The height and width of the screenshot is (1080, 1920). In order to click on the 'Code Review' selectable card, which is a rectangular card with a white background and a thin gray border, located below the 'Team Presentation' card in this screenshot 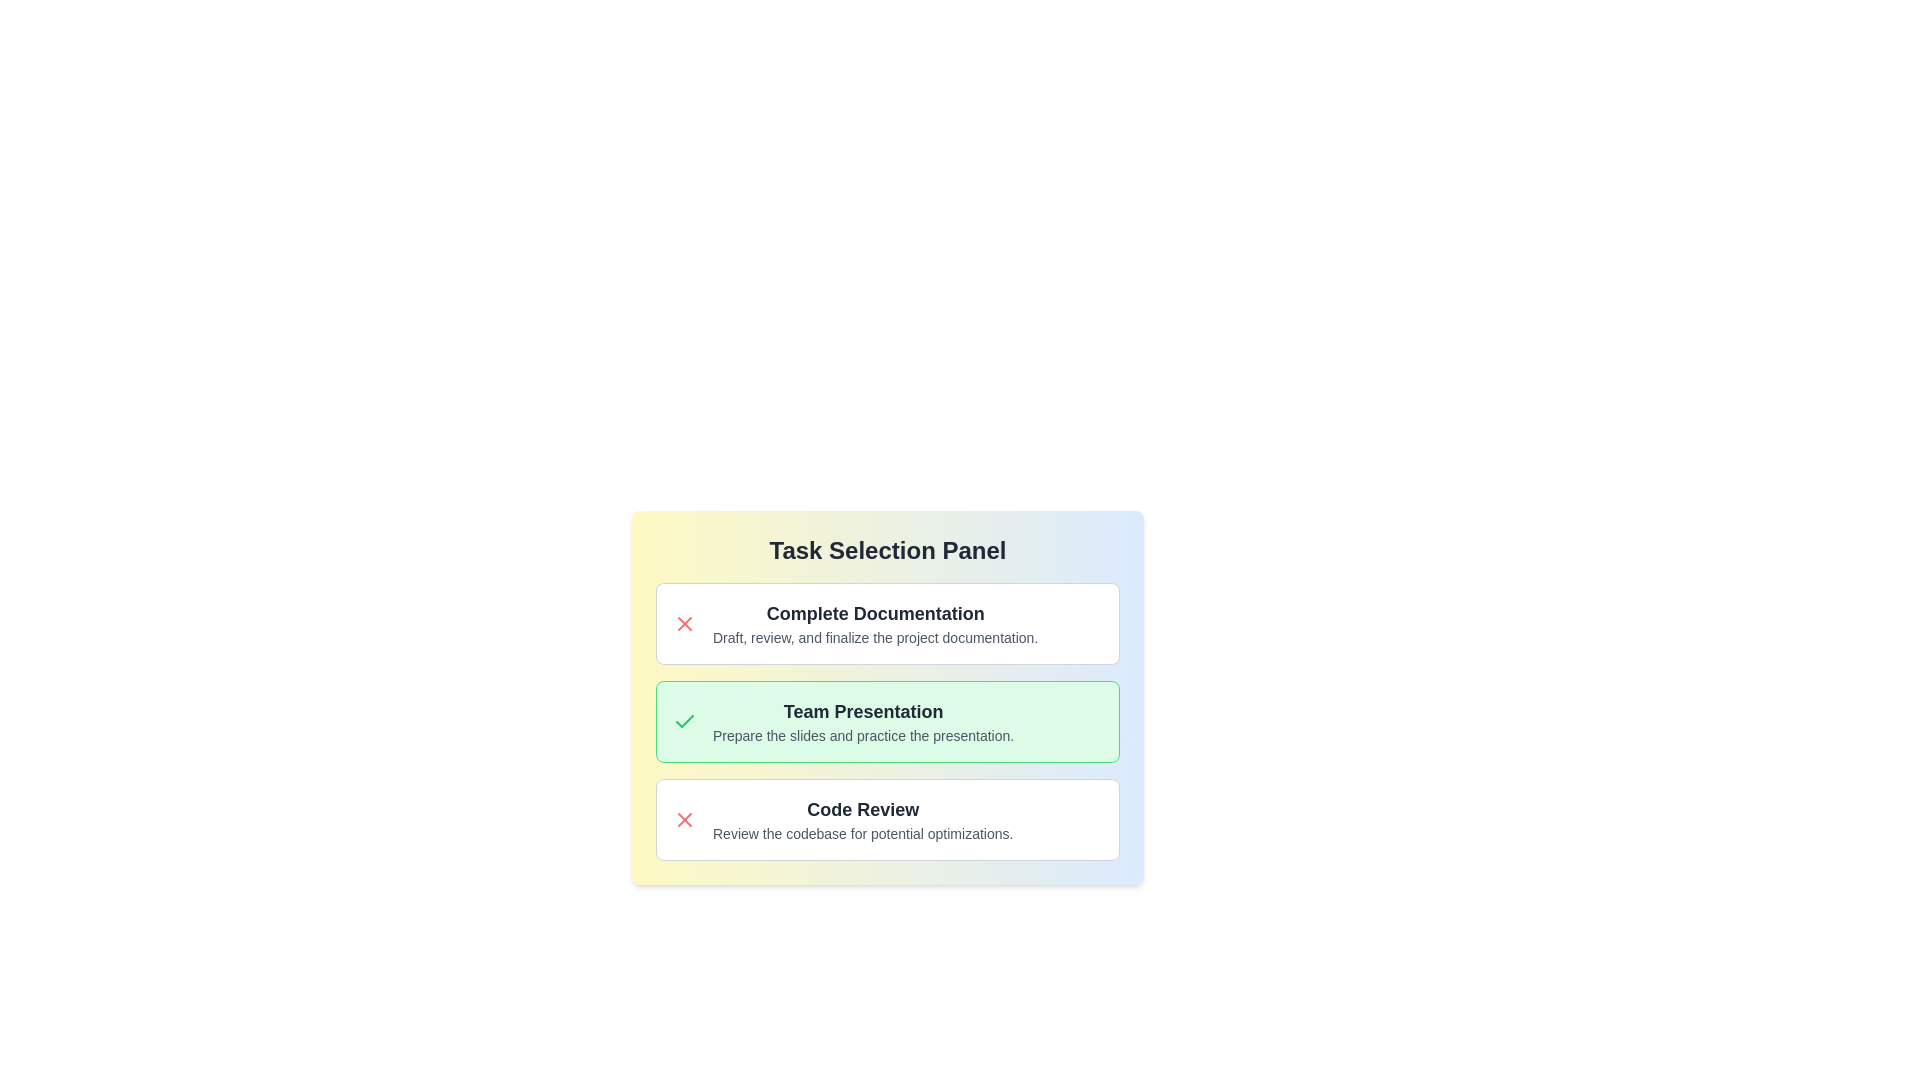, I will do `click(887, 820)`.